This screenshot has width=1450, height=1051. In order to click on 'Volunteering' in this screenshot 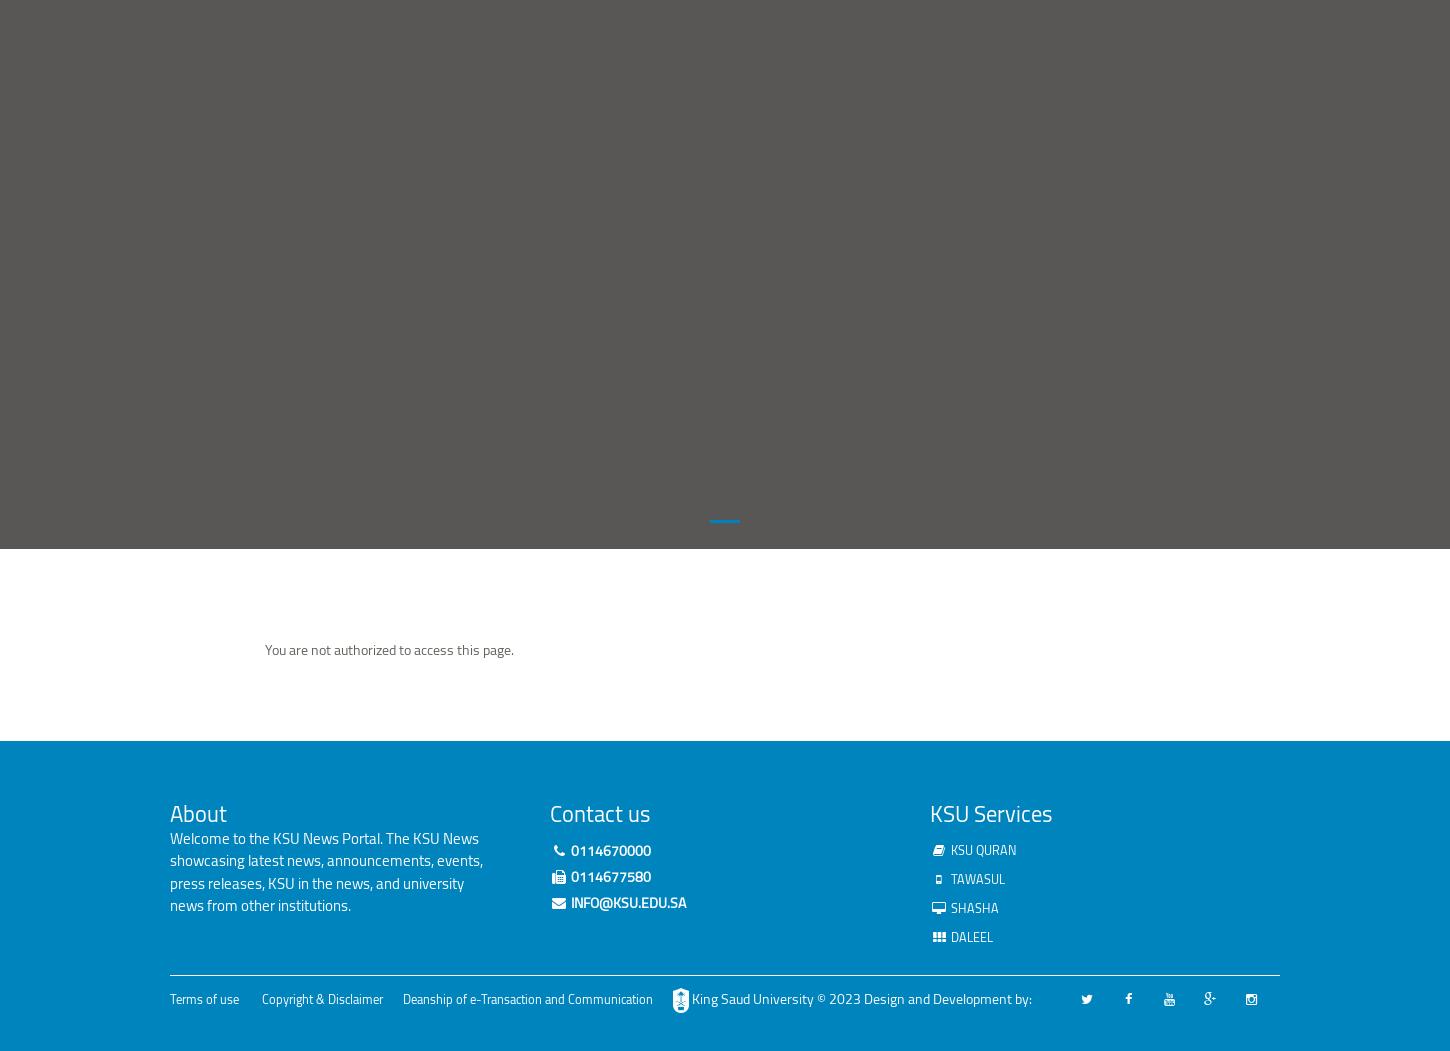, I will do `click(721, 133)`.